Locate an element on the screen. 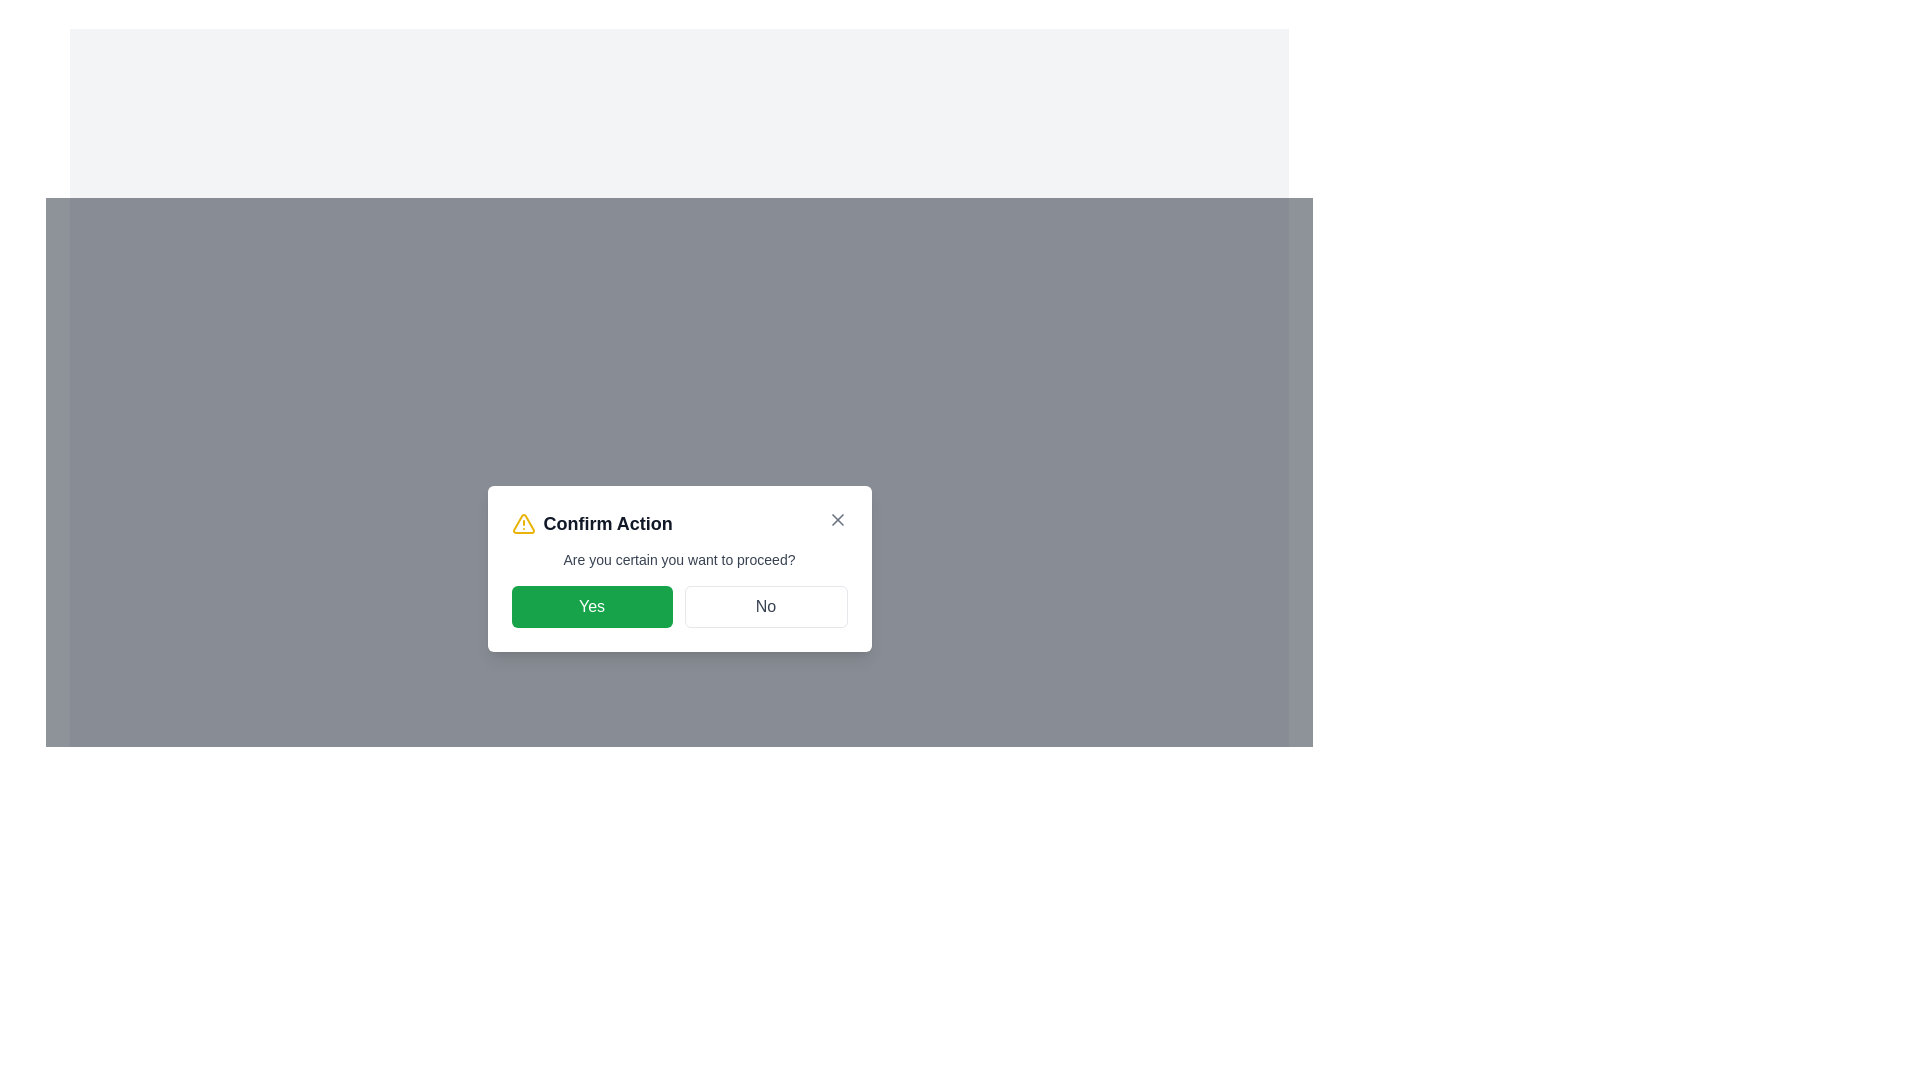  the small interactive button represented by an 'X' symbol in gray color, located in the top-right corner of the dialog box displaying 'Confirm Action' is located at coordinates (837, 519).